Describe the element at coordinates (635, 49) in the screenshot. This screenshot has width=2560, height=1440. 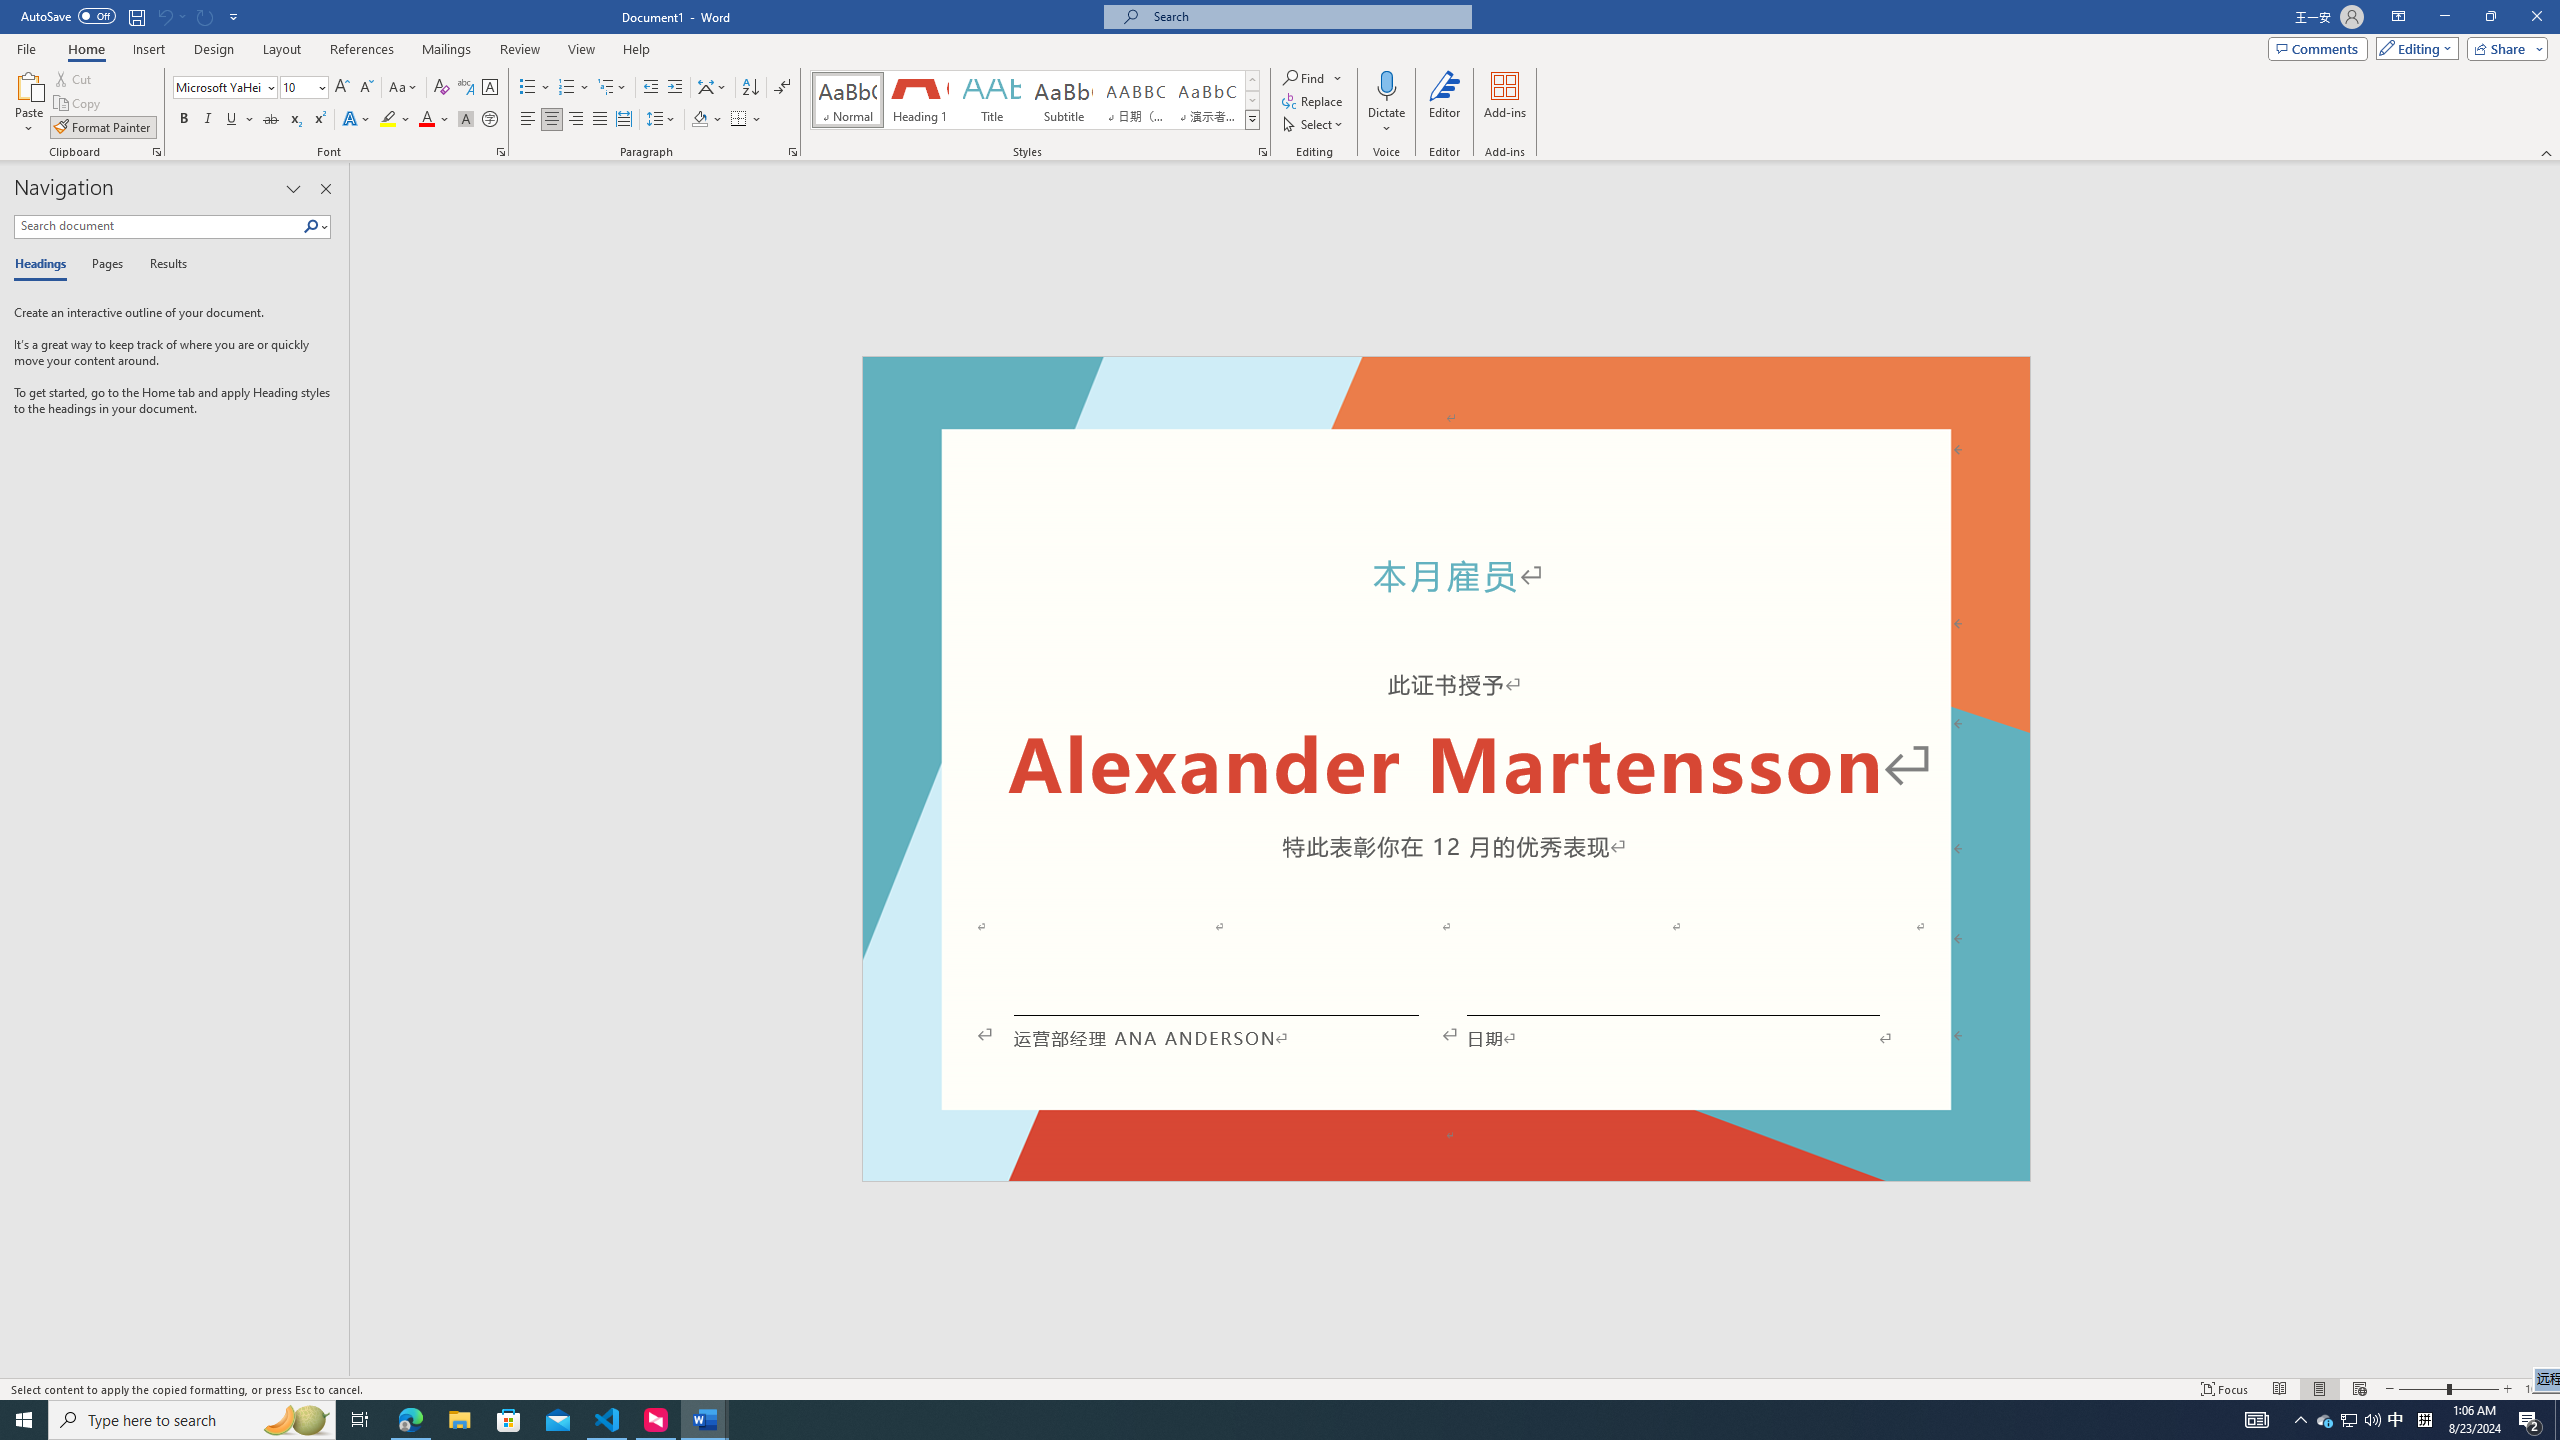
I see `'Help'` at that location.